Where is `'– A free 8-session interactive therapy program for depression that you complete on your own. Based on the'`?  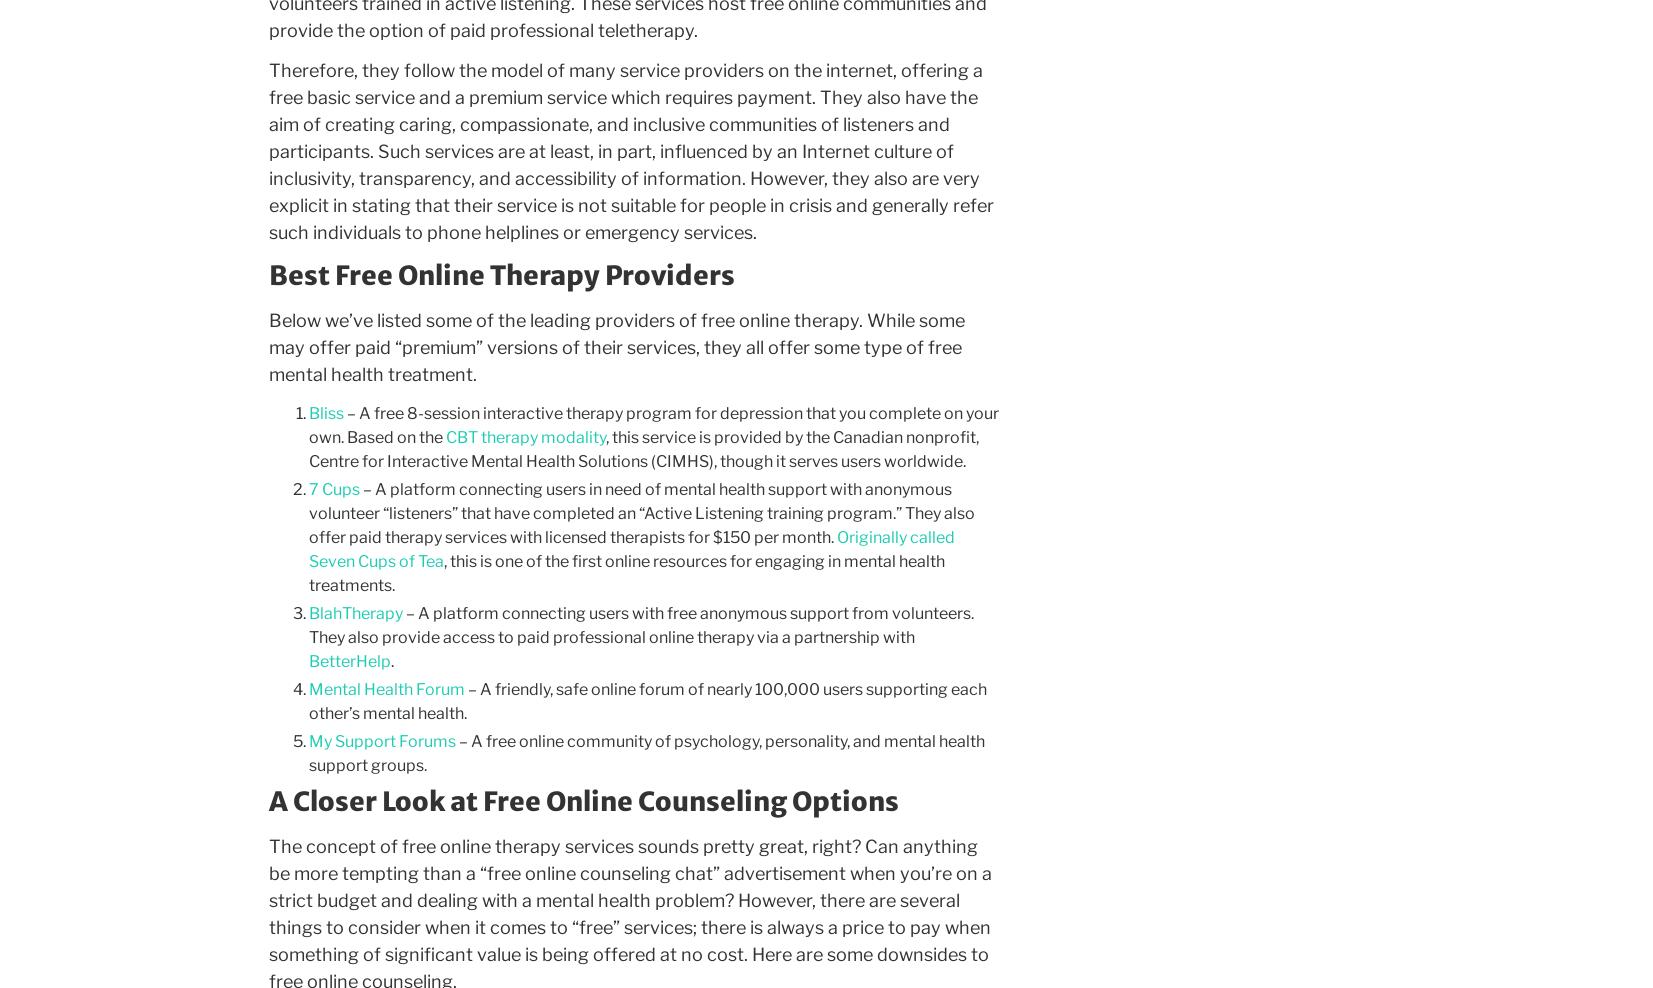 '– A free 8-session interactive therapy program for depression that you complete on your own. Based on the' is located at coordinates (651, 423).